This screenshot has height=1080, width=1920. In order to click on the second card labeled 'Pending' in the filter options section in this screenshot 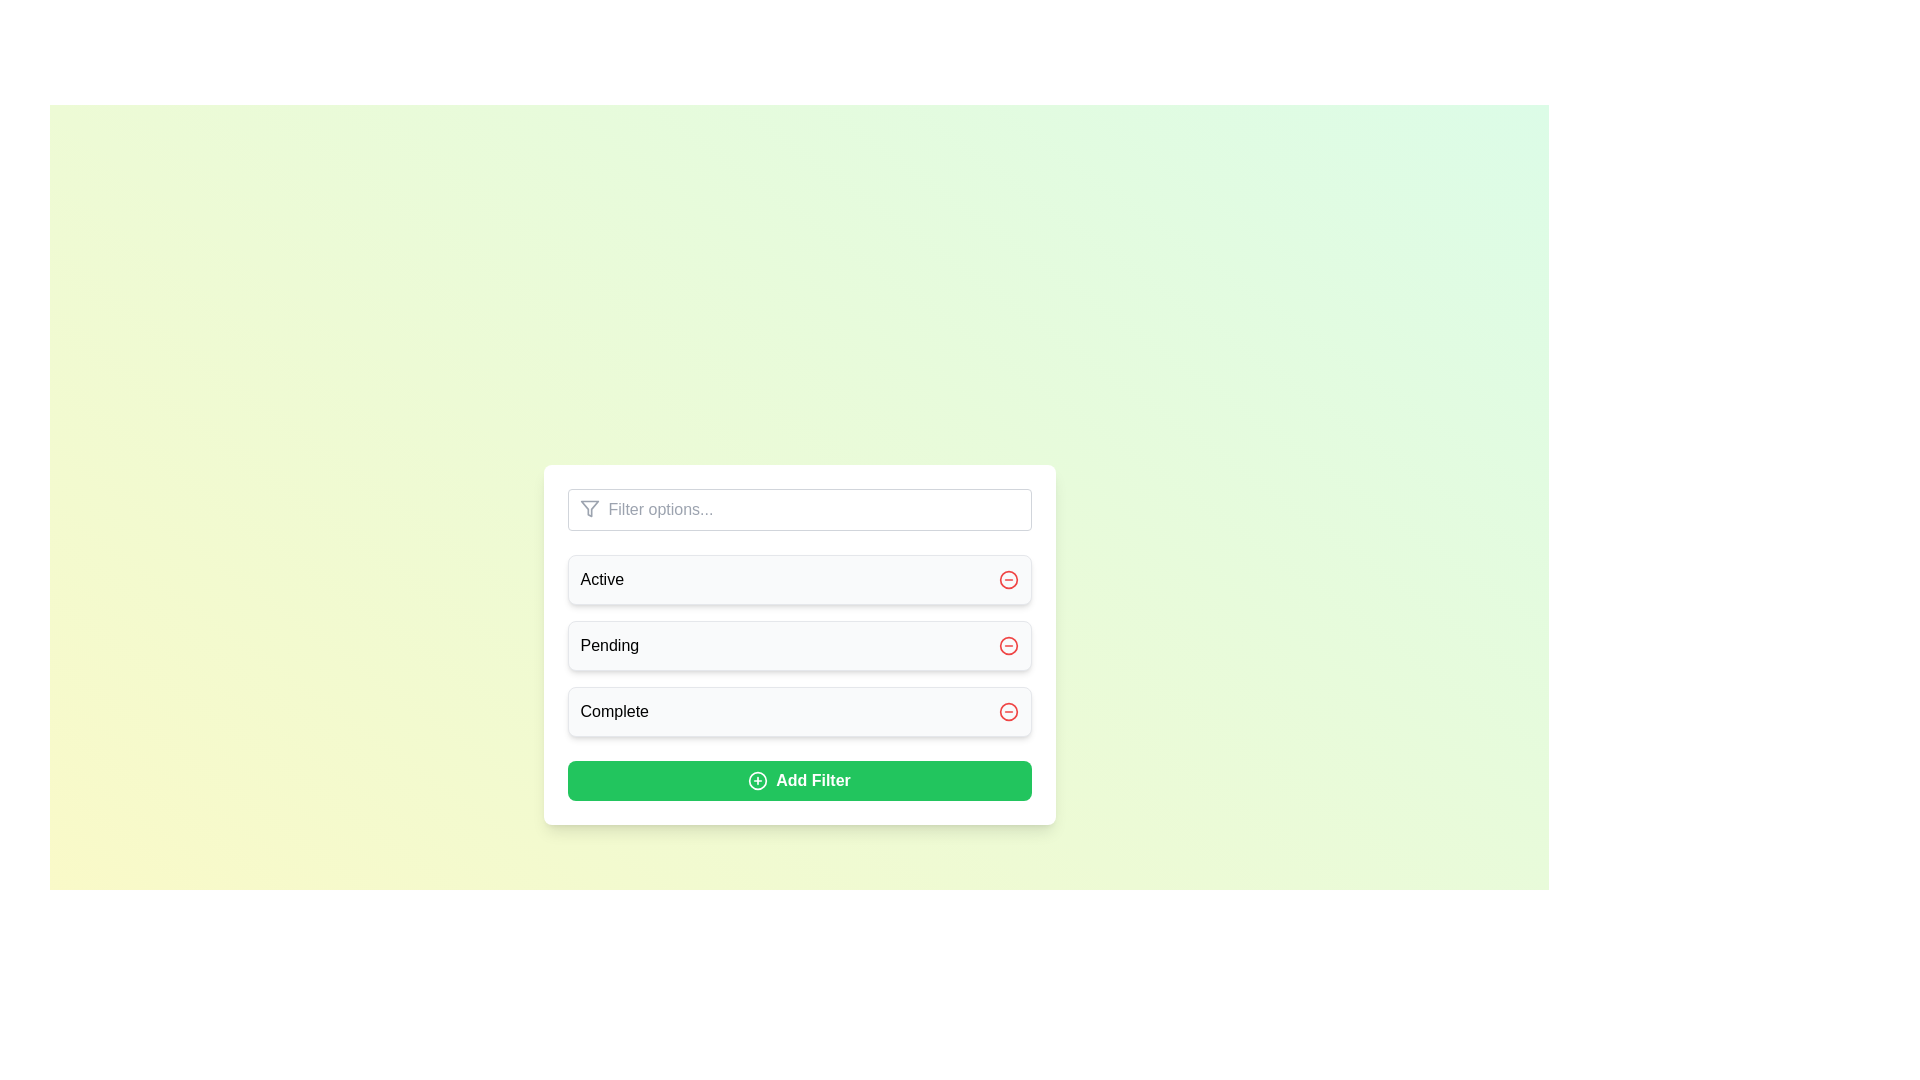, I will do `click(798, 645)`.